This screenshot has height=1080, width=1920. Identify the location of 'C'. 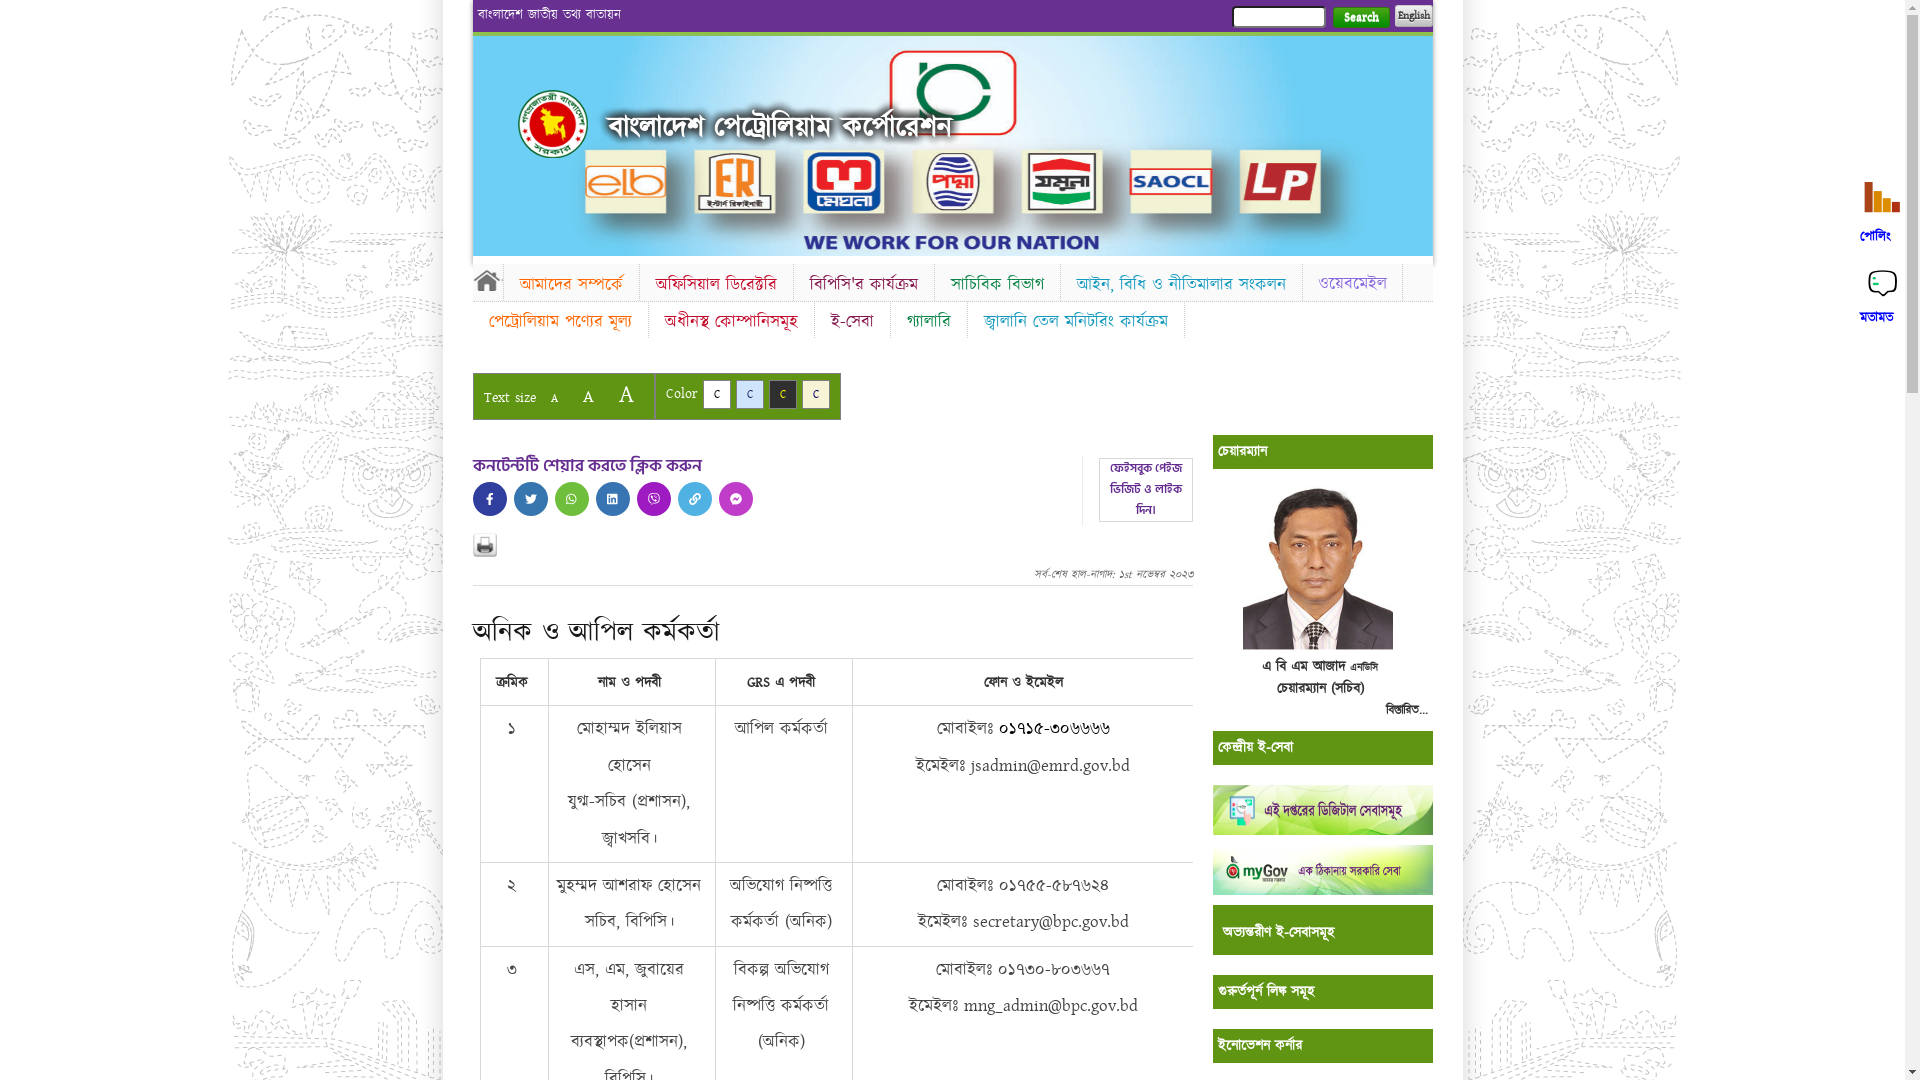
(734, 394).